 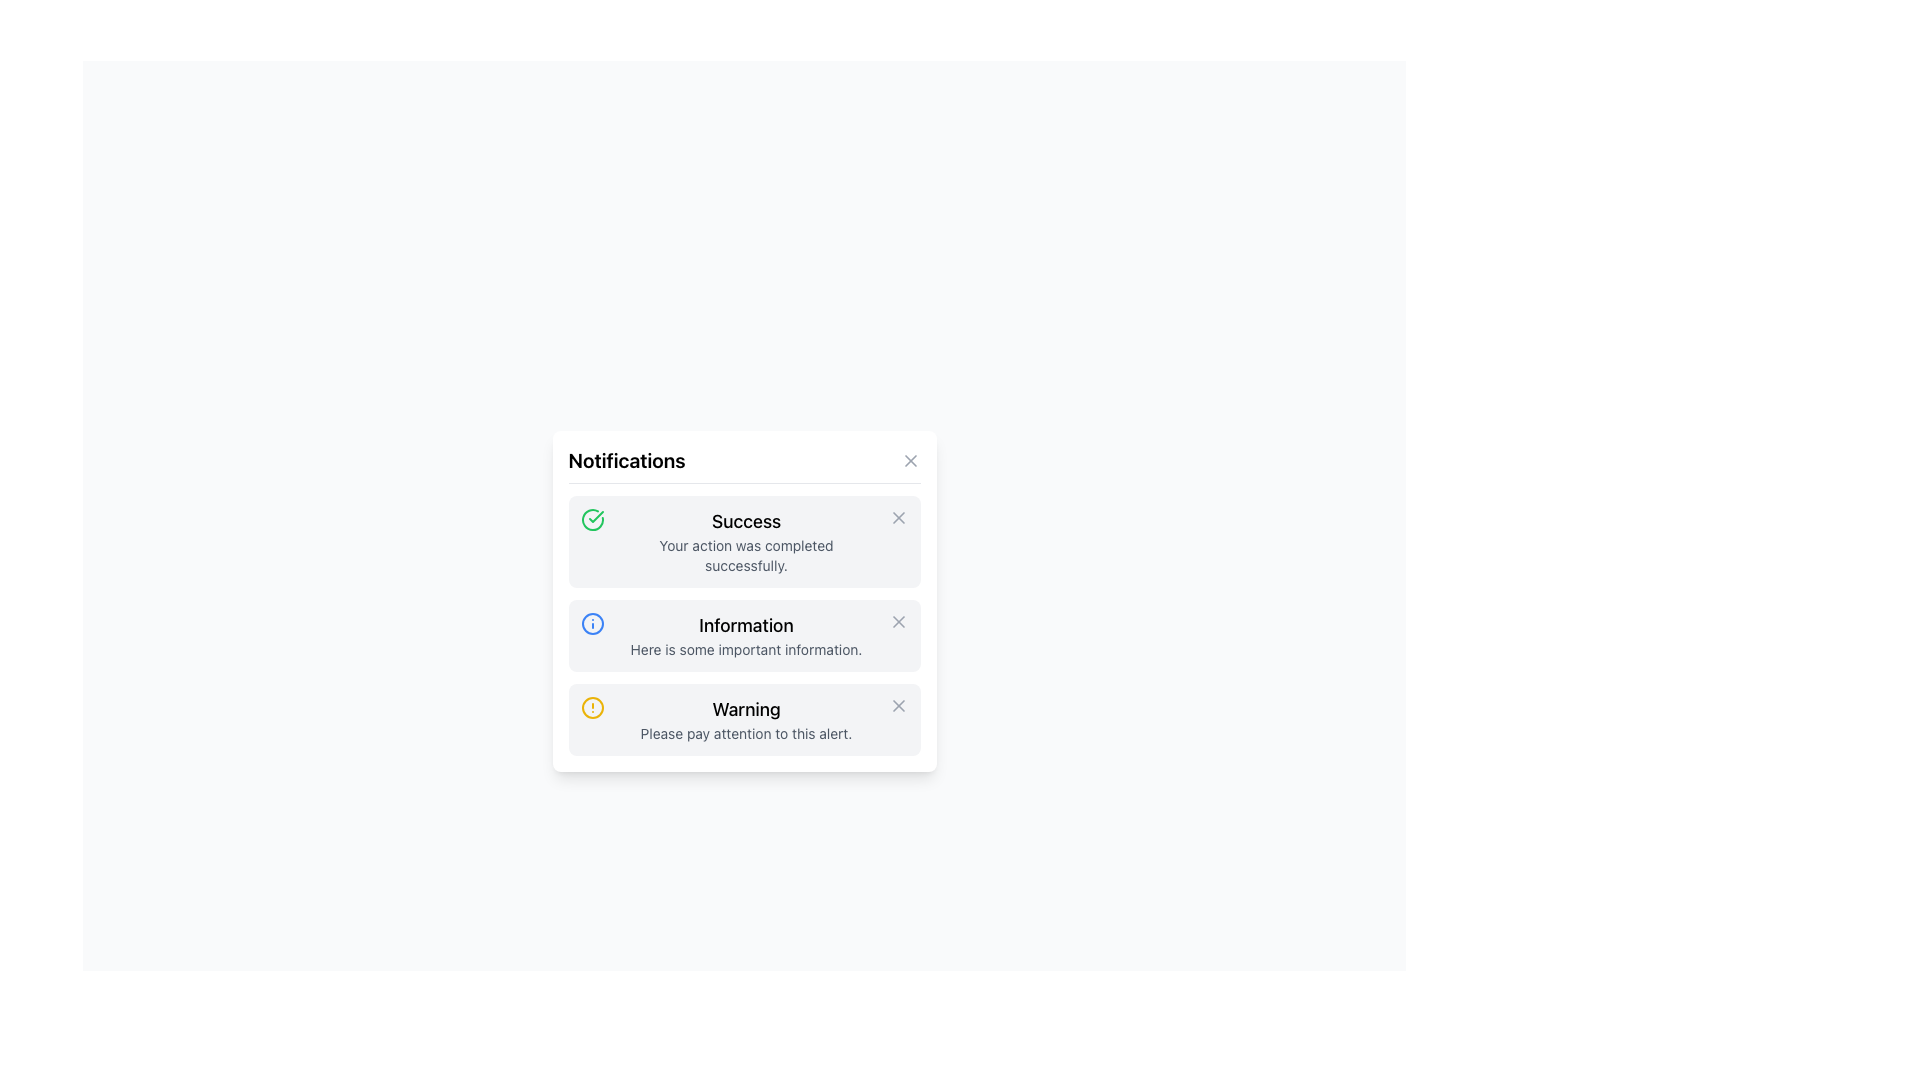 I want to click on the text display component that shows the title 'Success' and the description 'Your action was completed successfully.', so click(x=745, y=541).